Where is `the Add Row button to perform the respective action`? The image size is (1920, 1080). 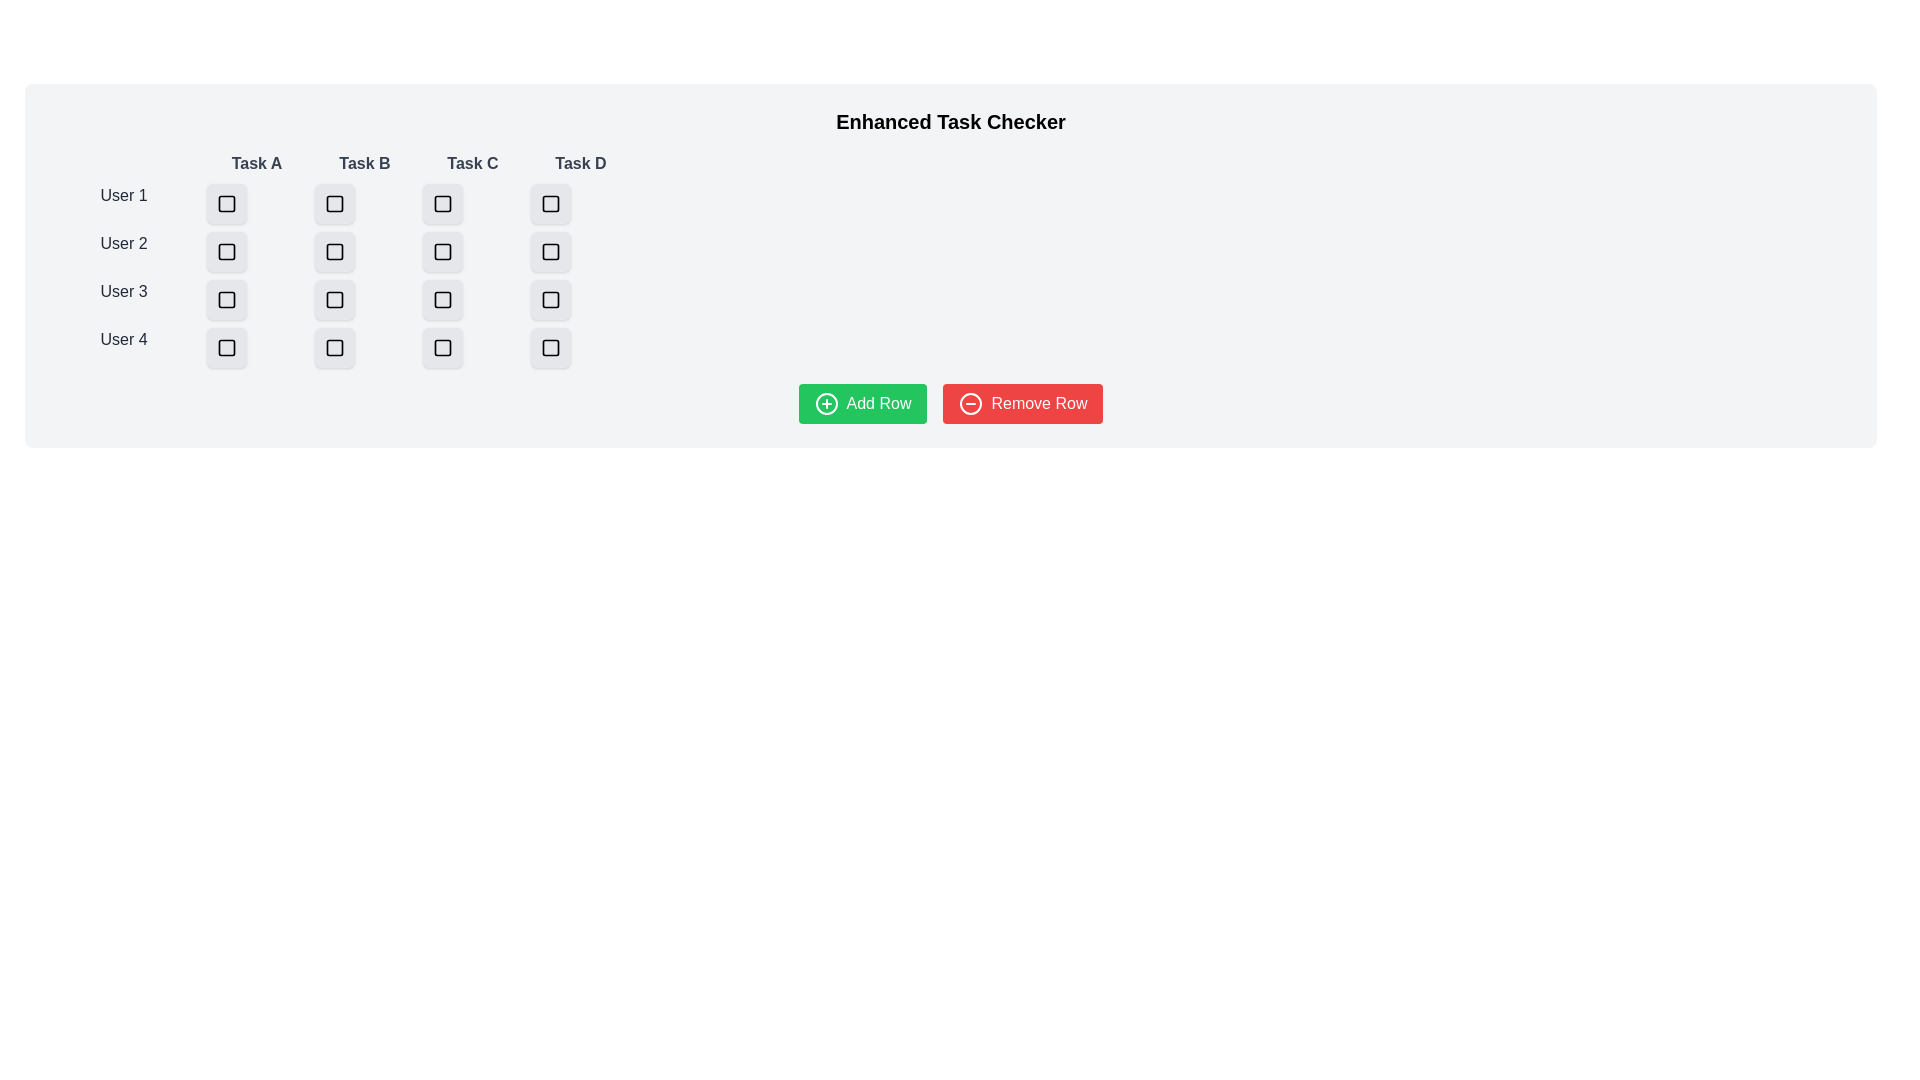
the Add Row button to perform the respective action is located at coordinates (862, 404).